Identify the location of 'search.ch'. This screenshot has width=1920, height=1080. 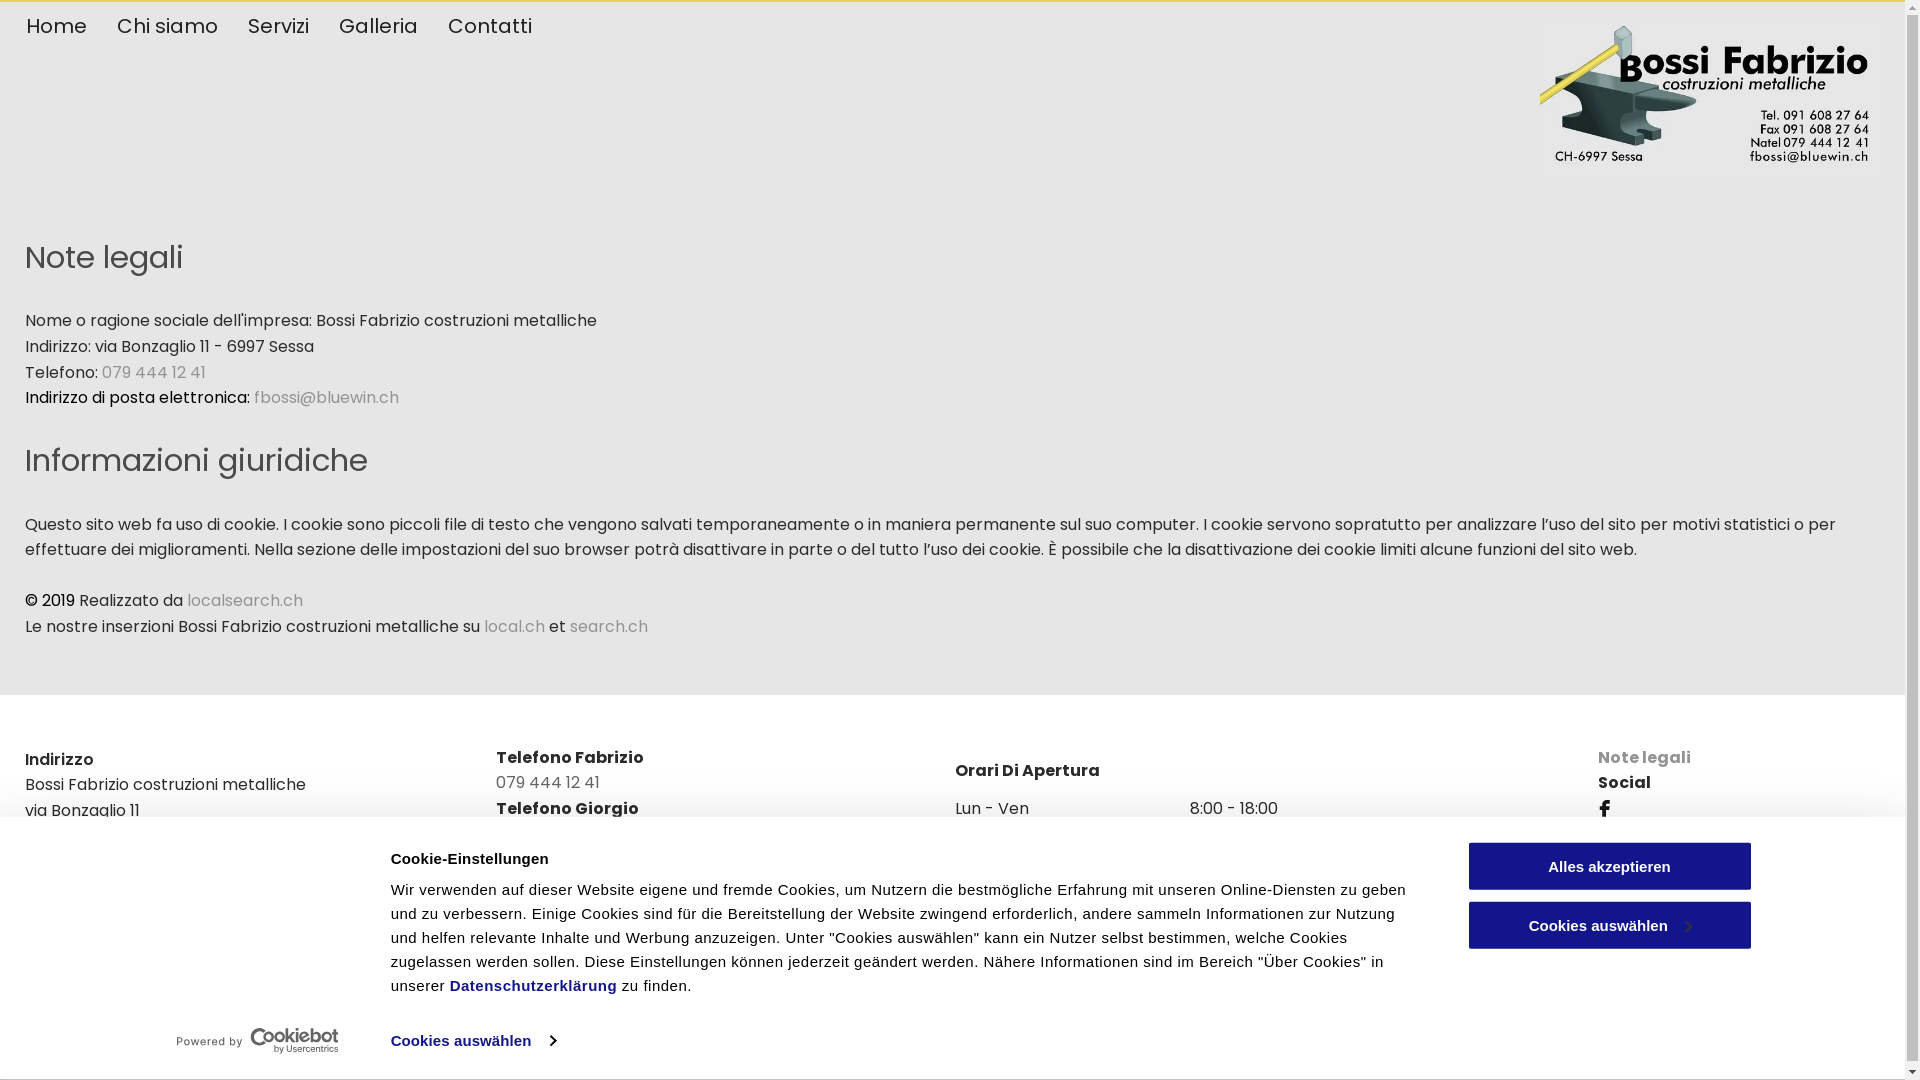
(608, 625).